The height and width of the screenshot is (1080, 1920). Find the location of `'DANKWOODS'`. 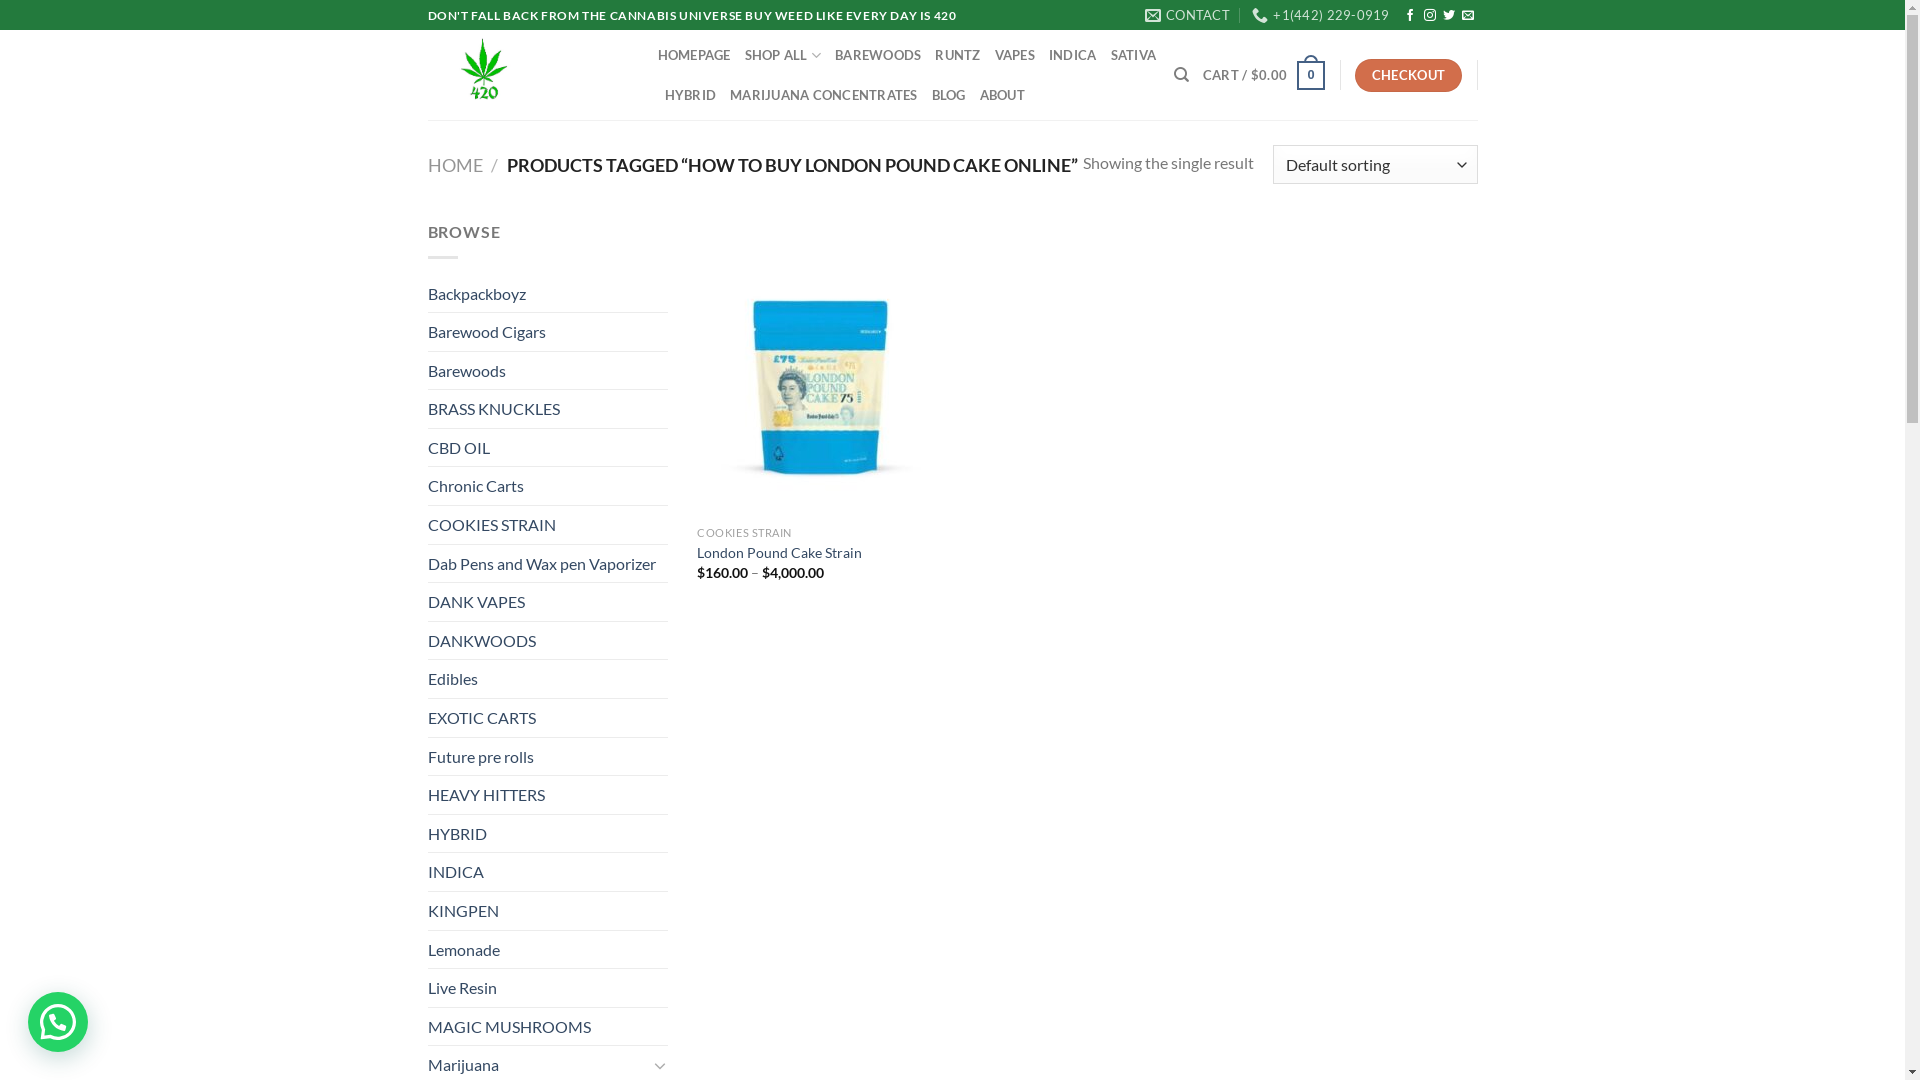

'DANKWOODS' is located at coordinates (547, 640).